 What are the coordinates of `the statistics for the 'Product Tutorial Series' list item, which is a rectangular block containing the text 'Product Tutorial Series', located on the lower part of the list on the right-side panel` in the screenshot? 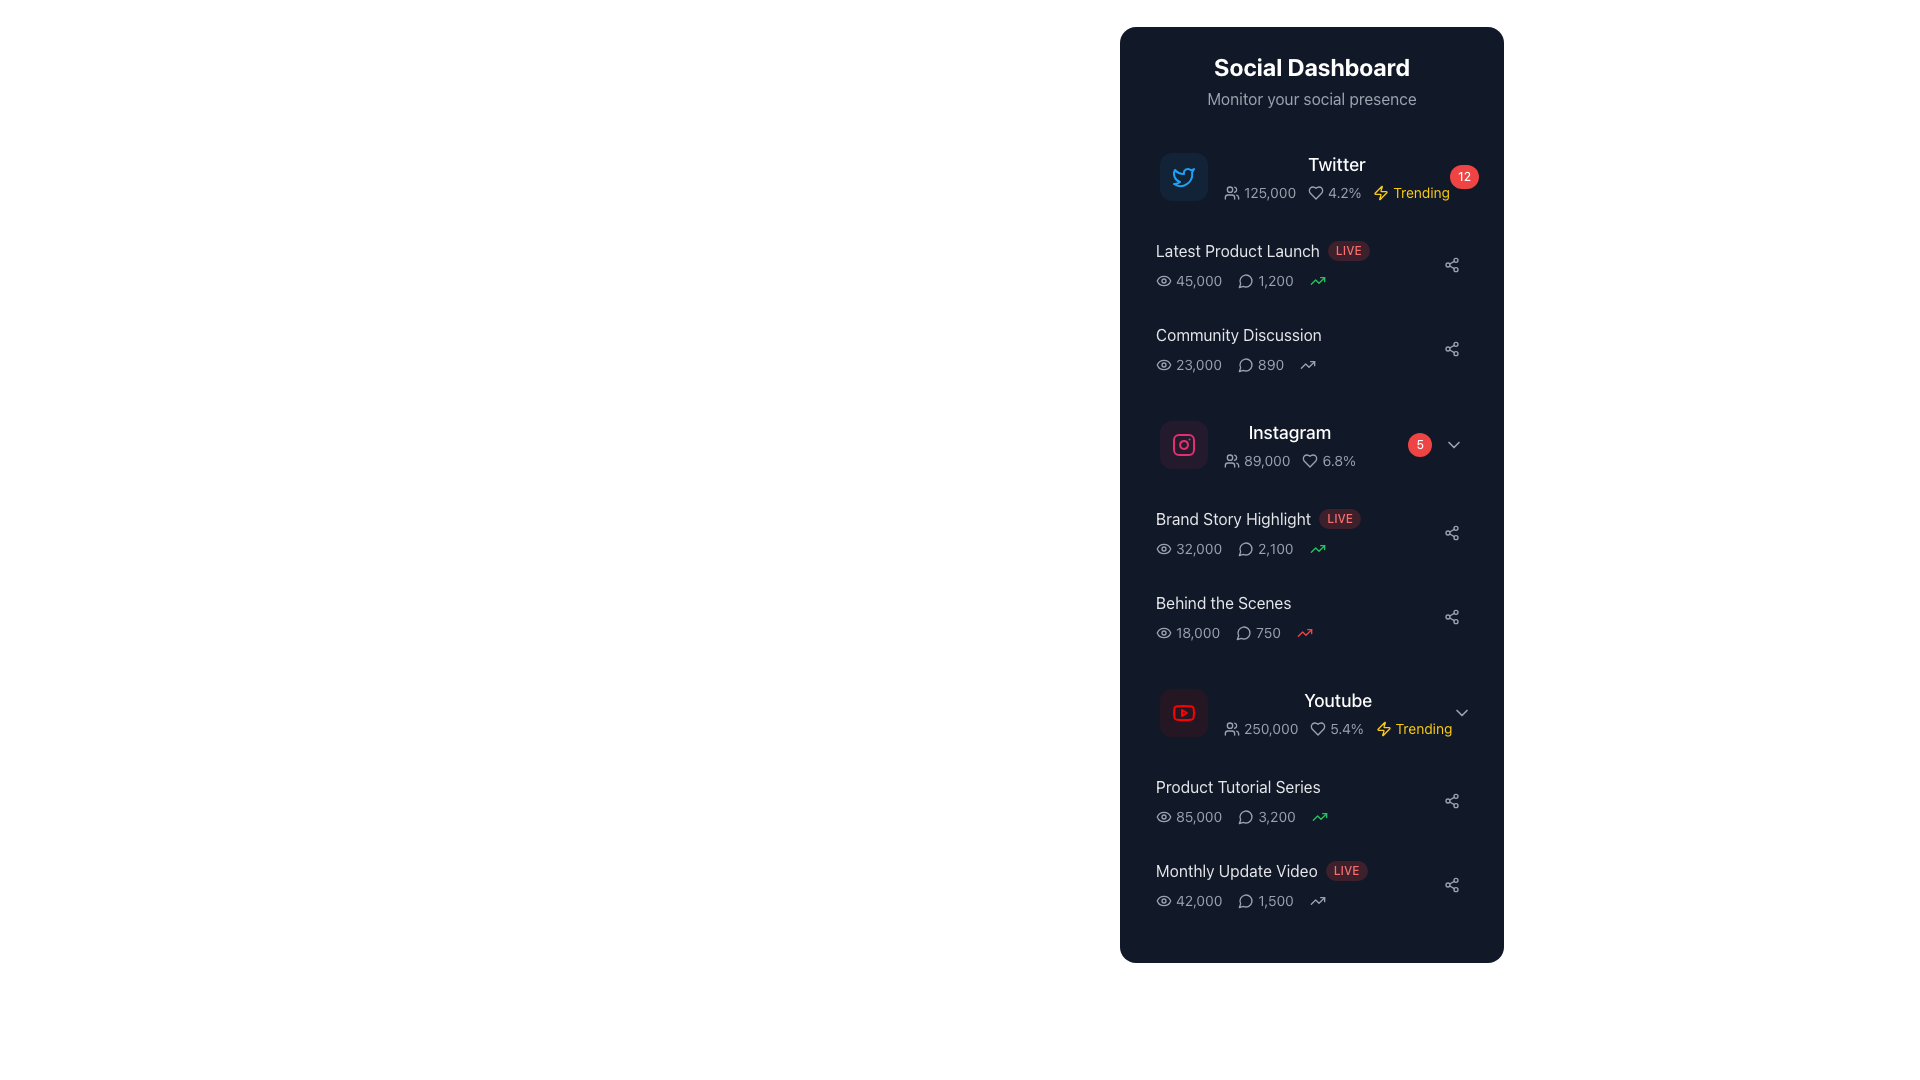 It's located at (1311, 800).